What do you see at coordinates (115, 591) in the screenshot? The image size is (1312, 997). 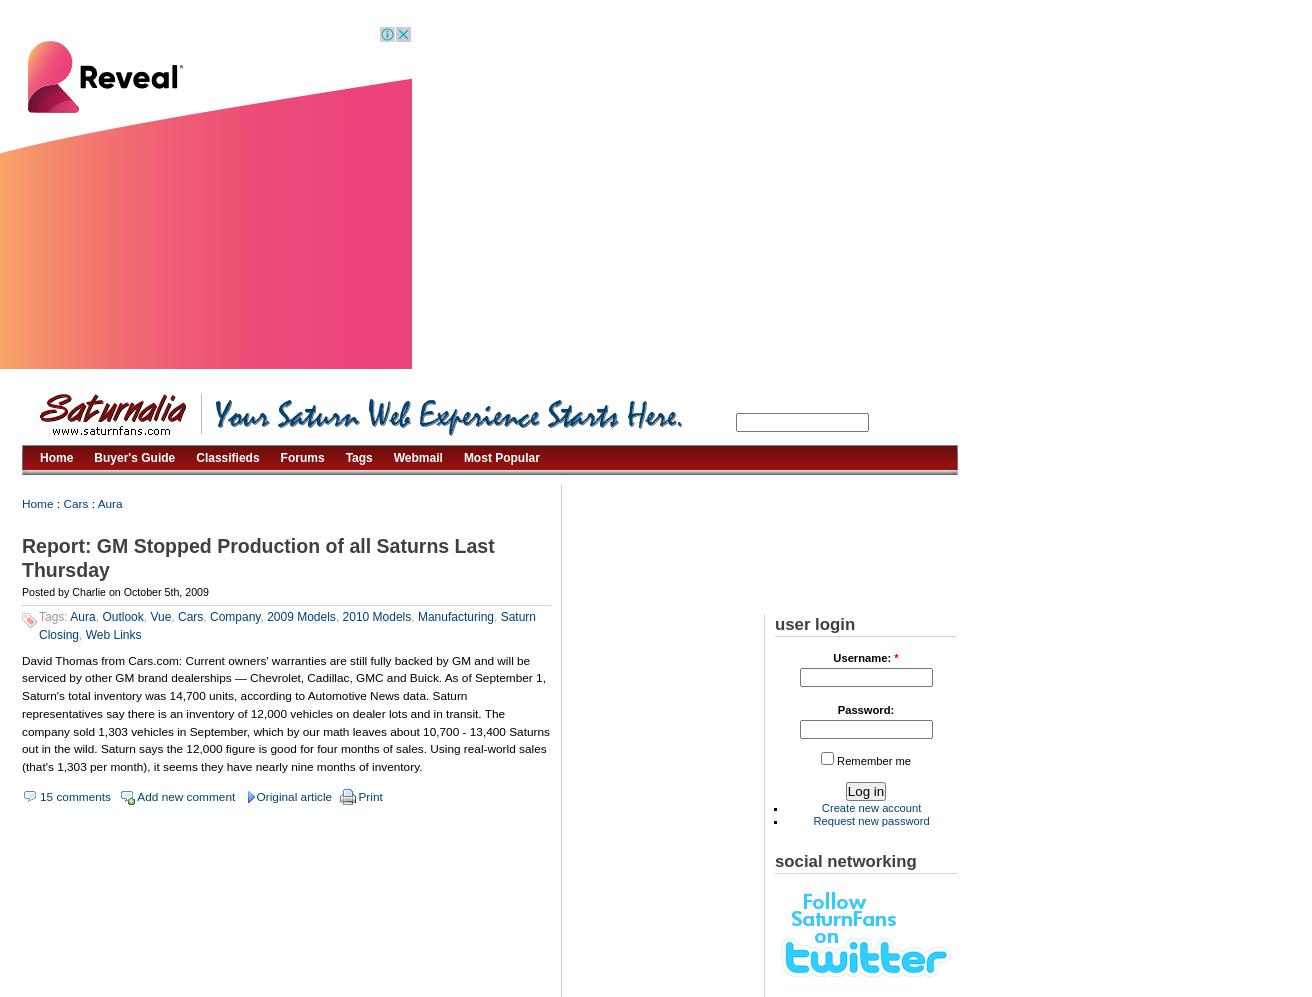 I see `'Posted  by Charlie on October 5th, 2009'` at bounding box center [115, 591].